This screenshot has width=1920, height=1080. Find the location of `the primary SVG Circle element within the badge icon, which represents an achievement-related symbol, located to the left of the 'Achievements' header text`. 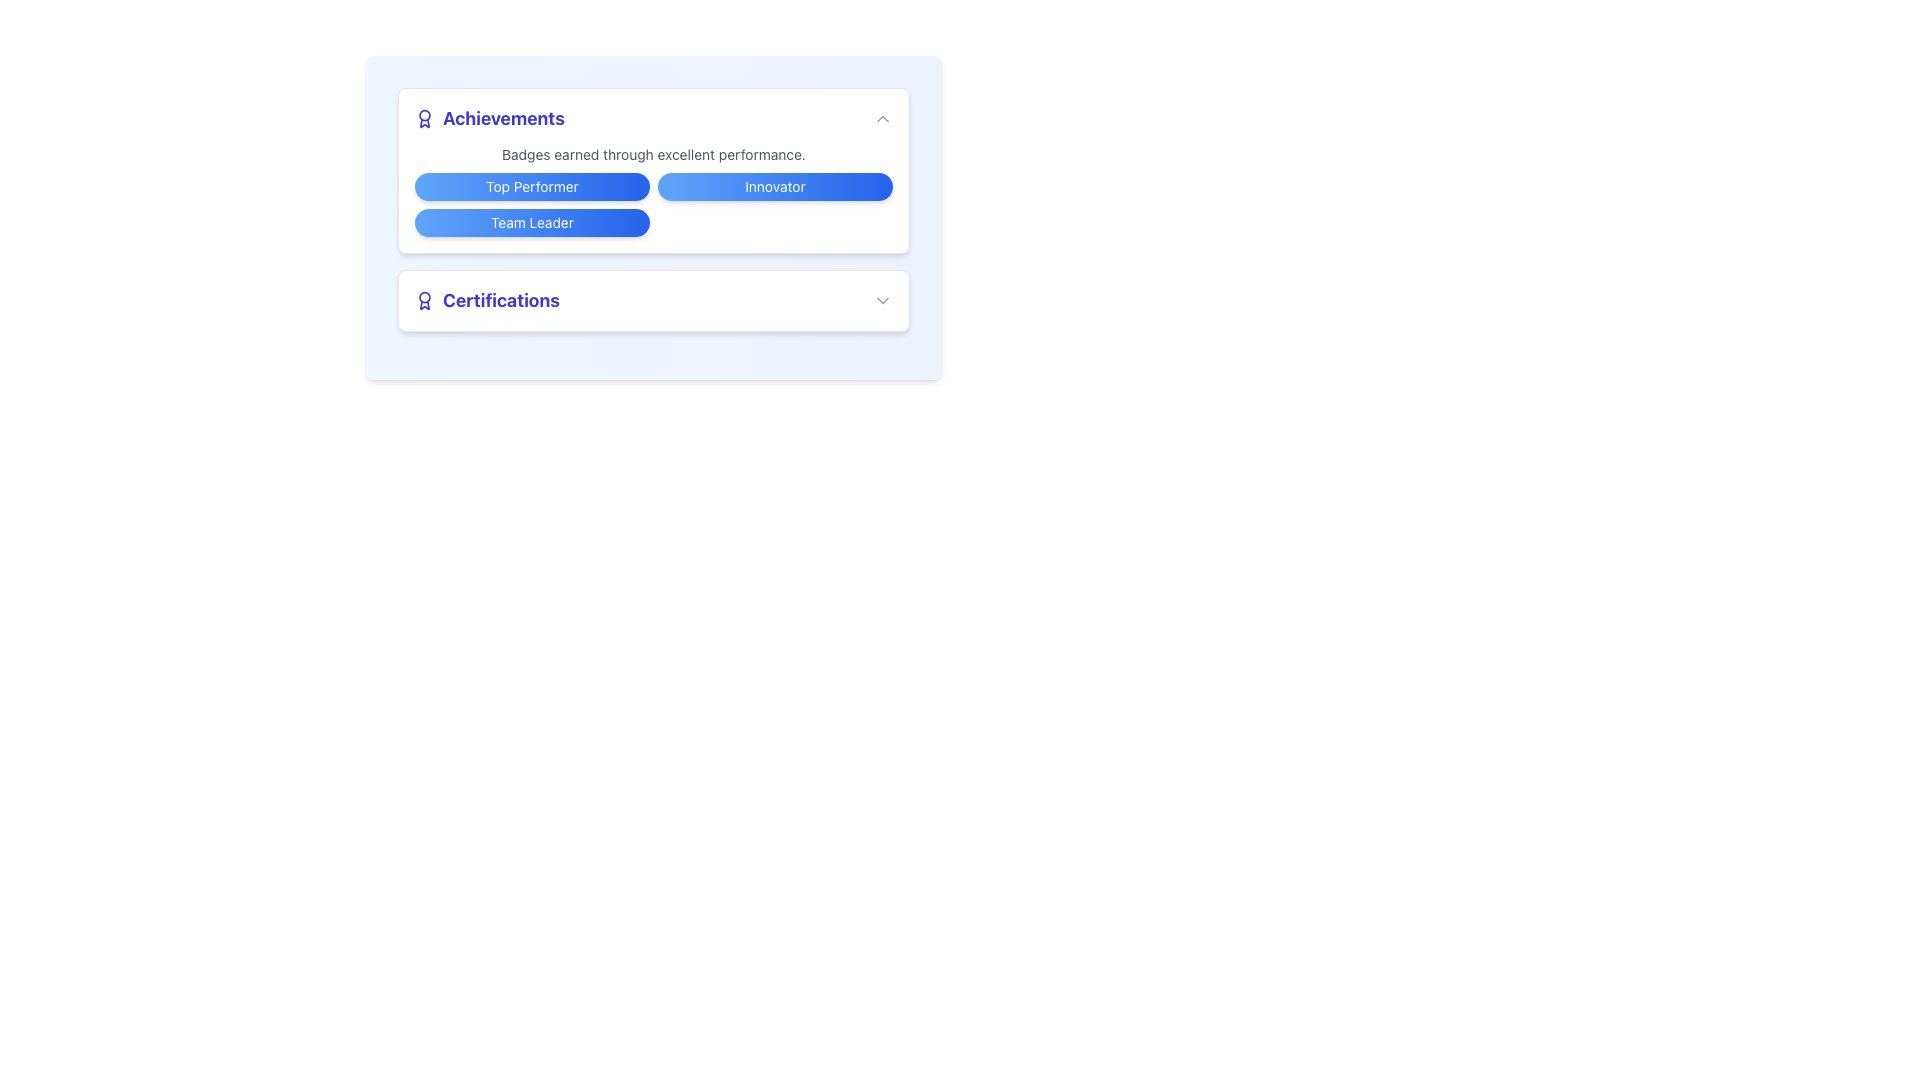

the primary SVG Circle element within the badge icon, which represents an achievement-related symbol, located to the left of the 'Achievements' header text is located at coordinates (424, 115).